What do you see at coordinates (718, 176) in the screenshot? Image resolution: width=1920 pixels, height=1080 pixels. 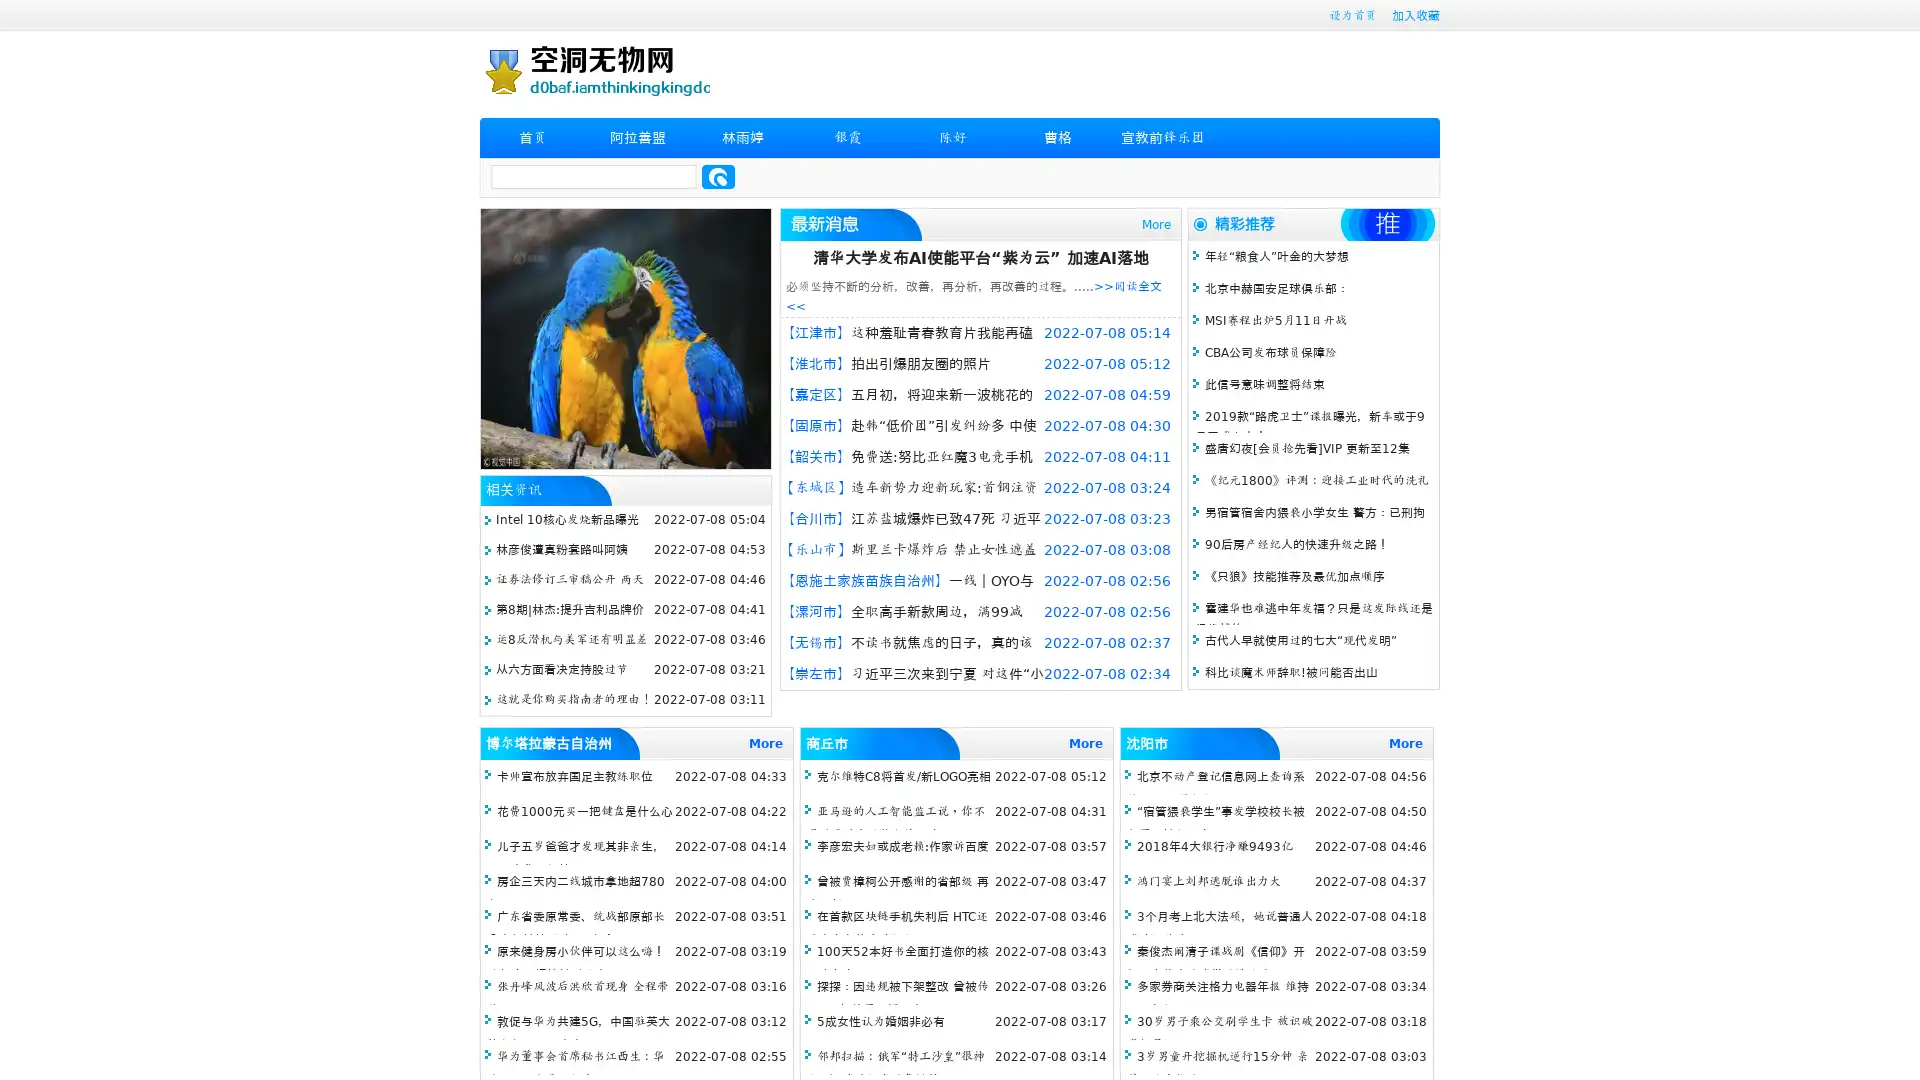 I see `Search` at bounding box center [718, 176].